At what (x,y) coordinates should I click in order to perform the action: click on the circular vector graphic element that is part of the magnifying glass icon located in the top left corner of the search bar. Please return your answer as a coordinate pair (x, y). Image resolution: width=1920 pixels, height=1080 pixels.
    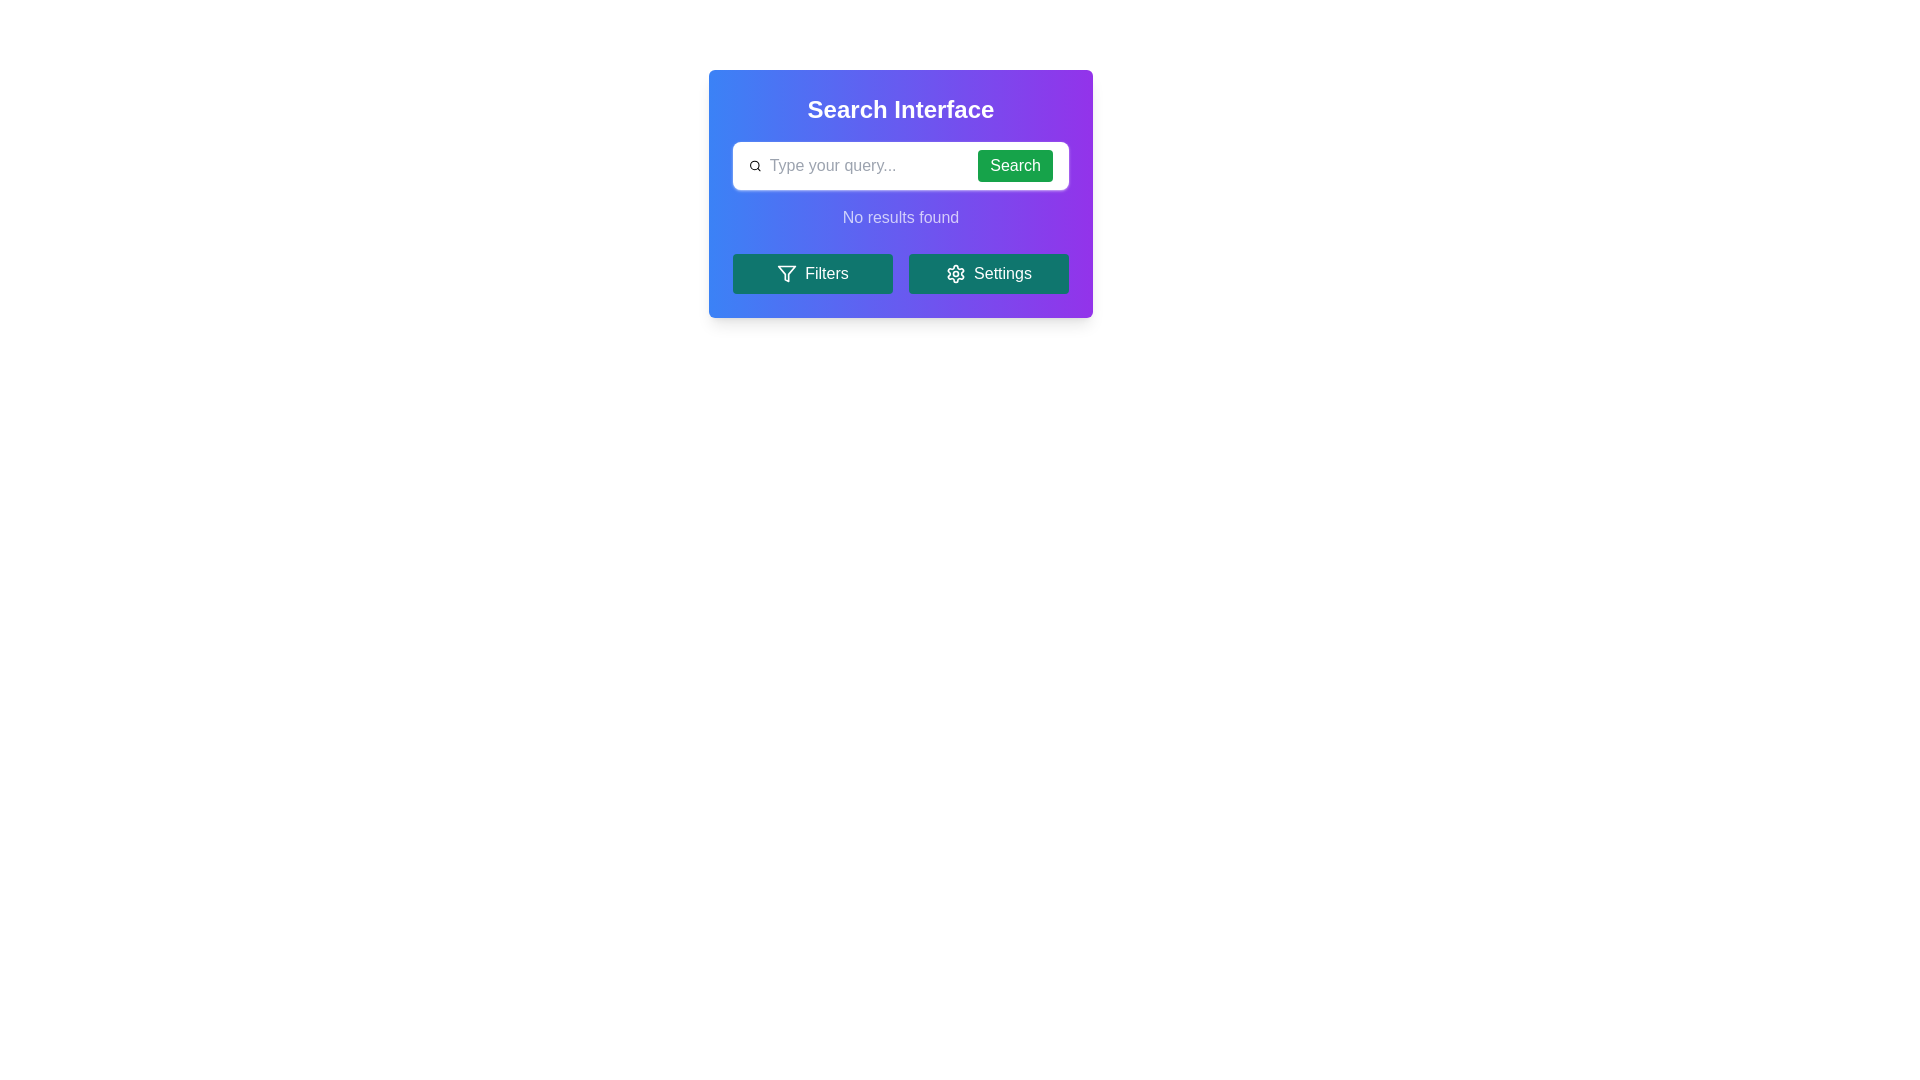
    Looking at the image, I should click on (753, 164).